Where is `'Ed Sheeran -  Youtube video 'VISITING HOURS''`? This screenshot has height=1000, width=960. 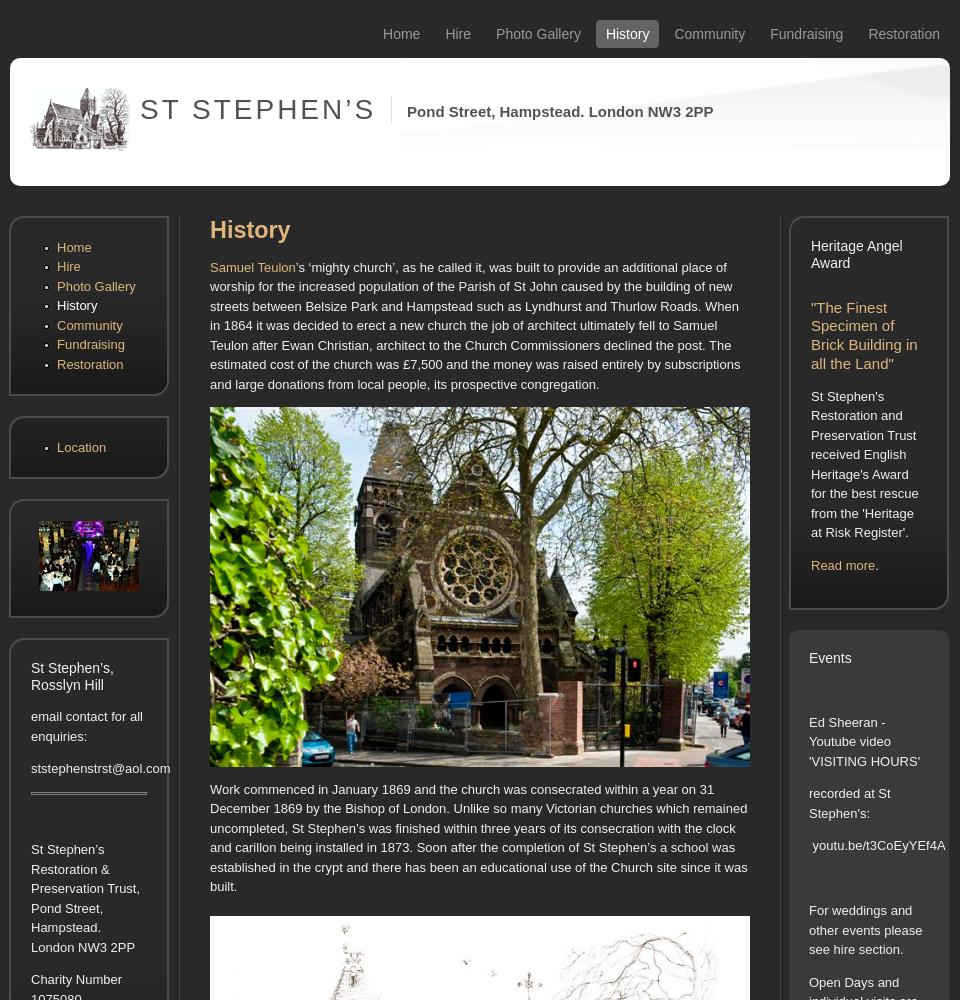 'Ed Sheeran -  Youtube video 'VISITING HOURS'' is located at coordinates (863, 740).